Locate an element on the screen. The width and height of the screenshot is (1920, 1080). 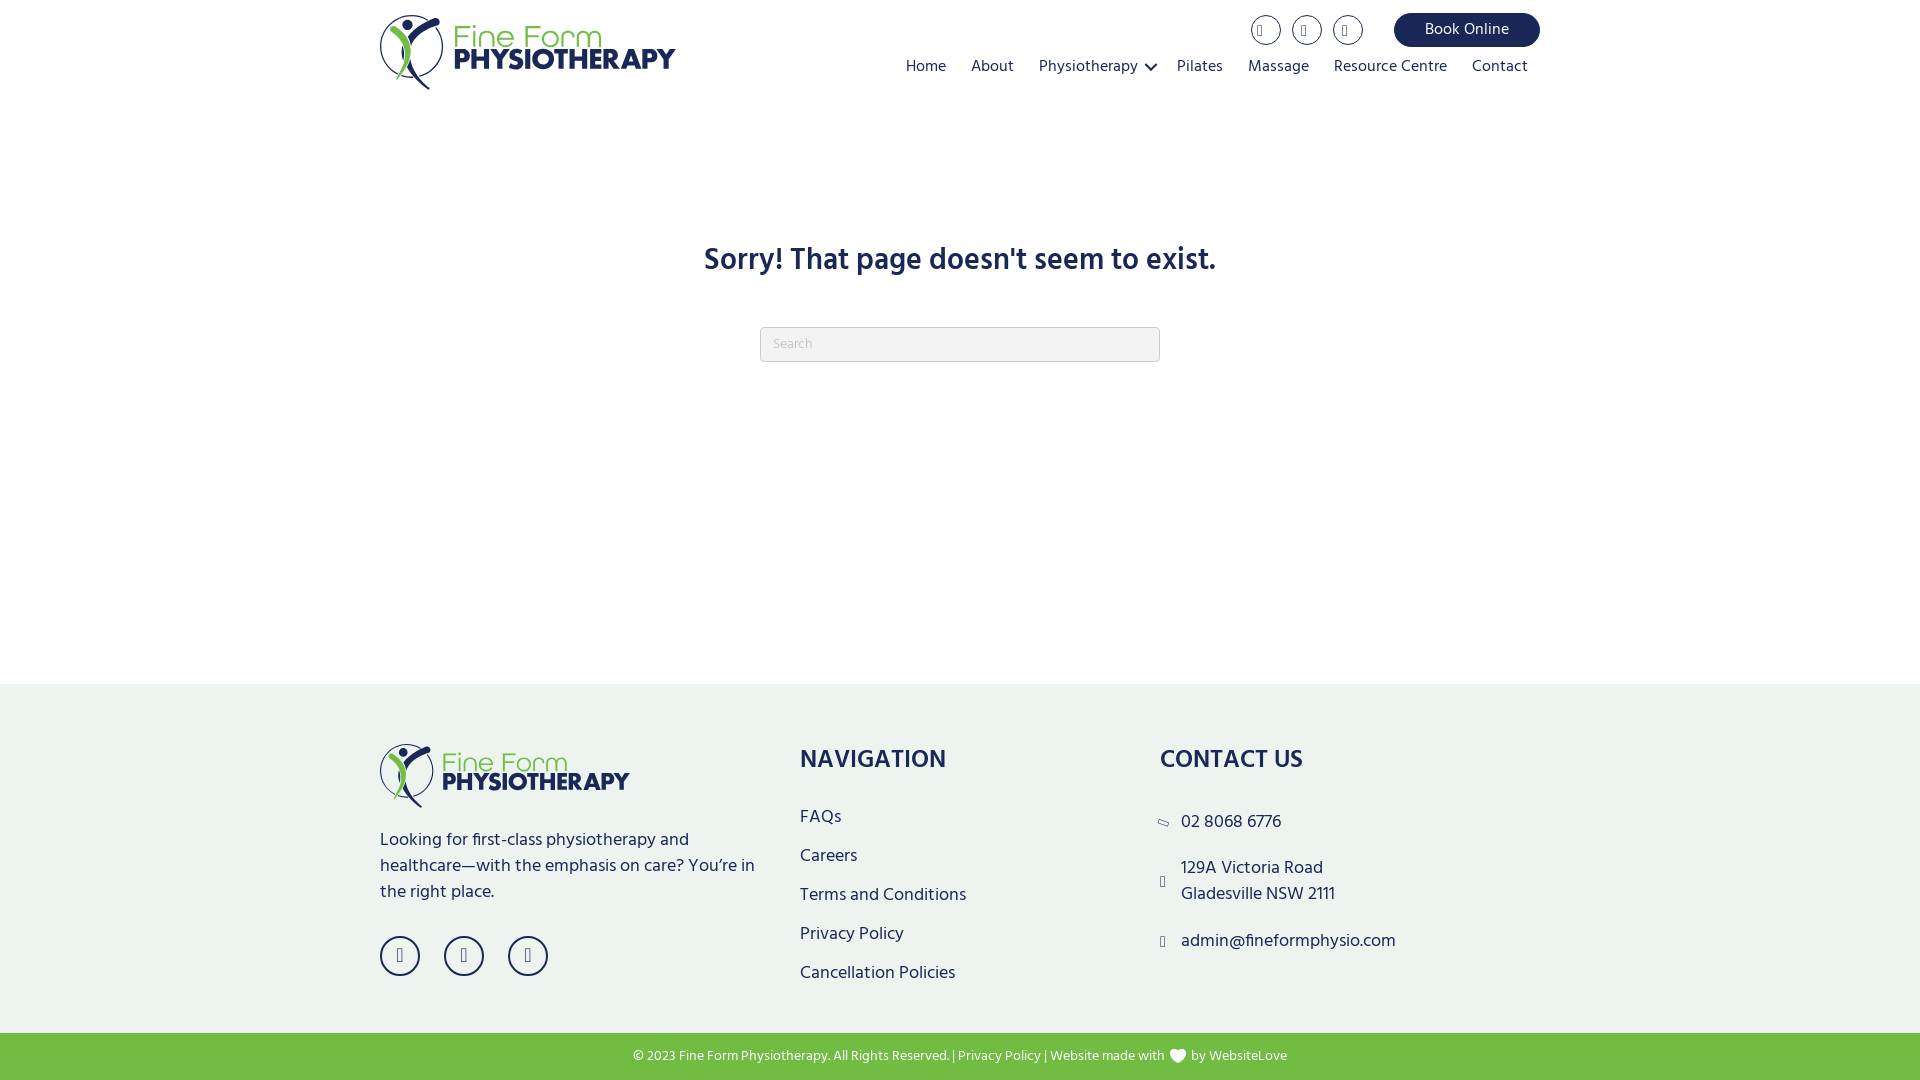
'02 8068 6776' is located at coordinates (1229, 822).